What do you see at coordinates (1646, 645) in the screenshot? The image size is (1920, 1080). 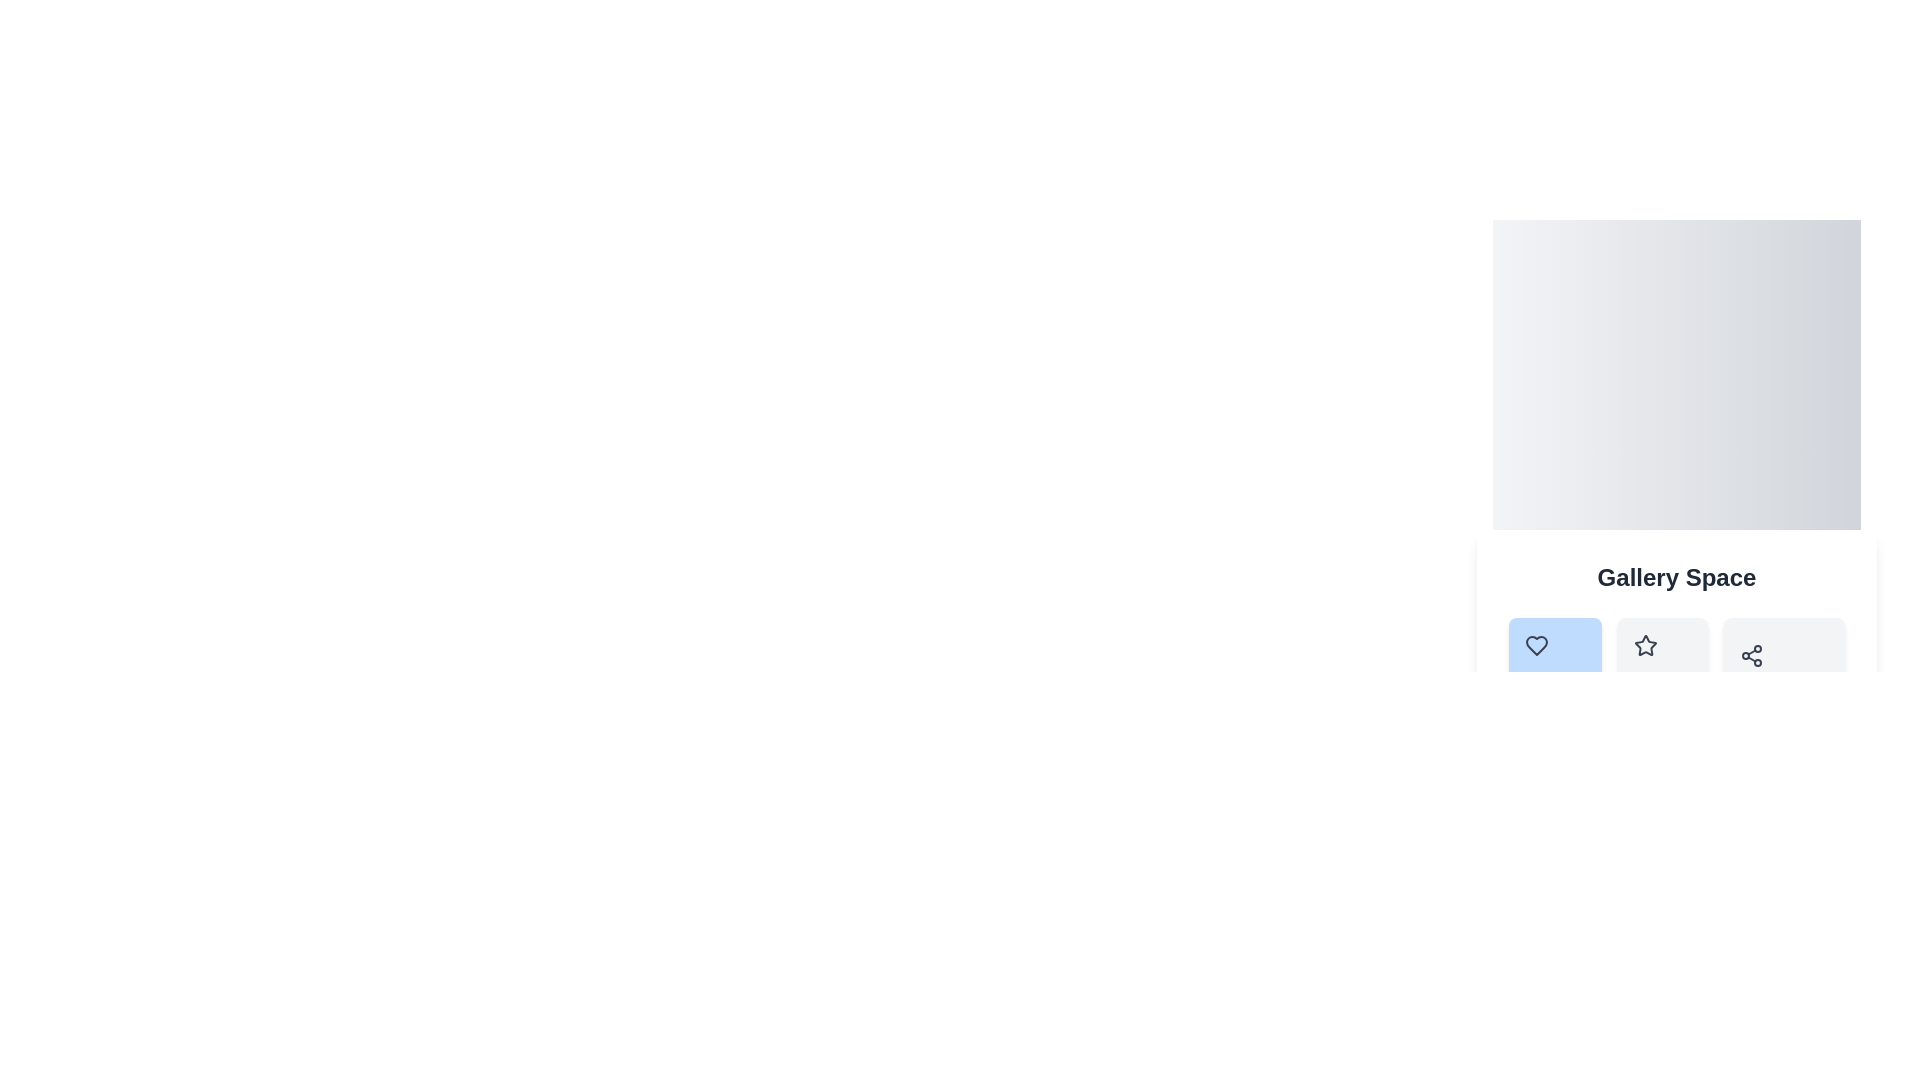 I see `the star icon button` at bounding box center [1646, 645].